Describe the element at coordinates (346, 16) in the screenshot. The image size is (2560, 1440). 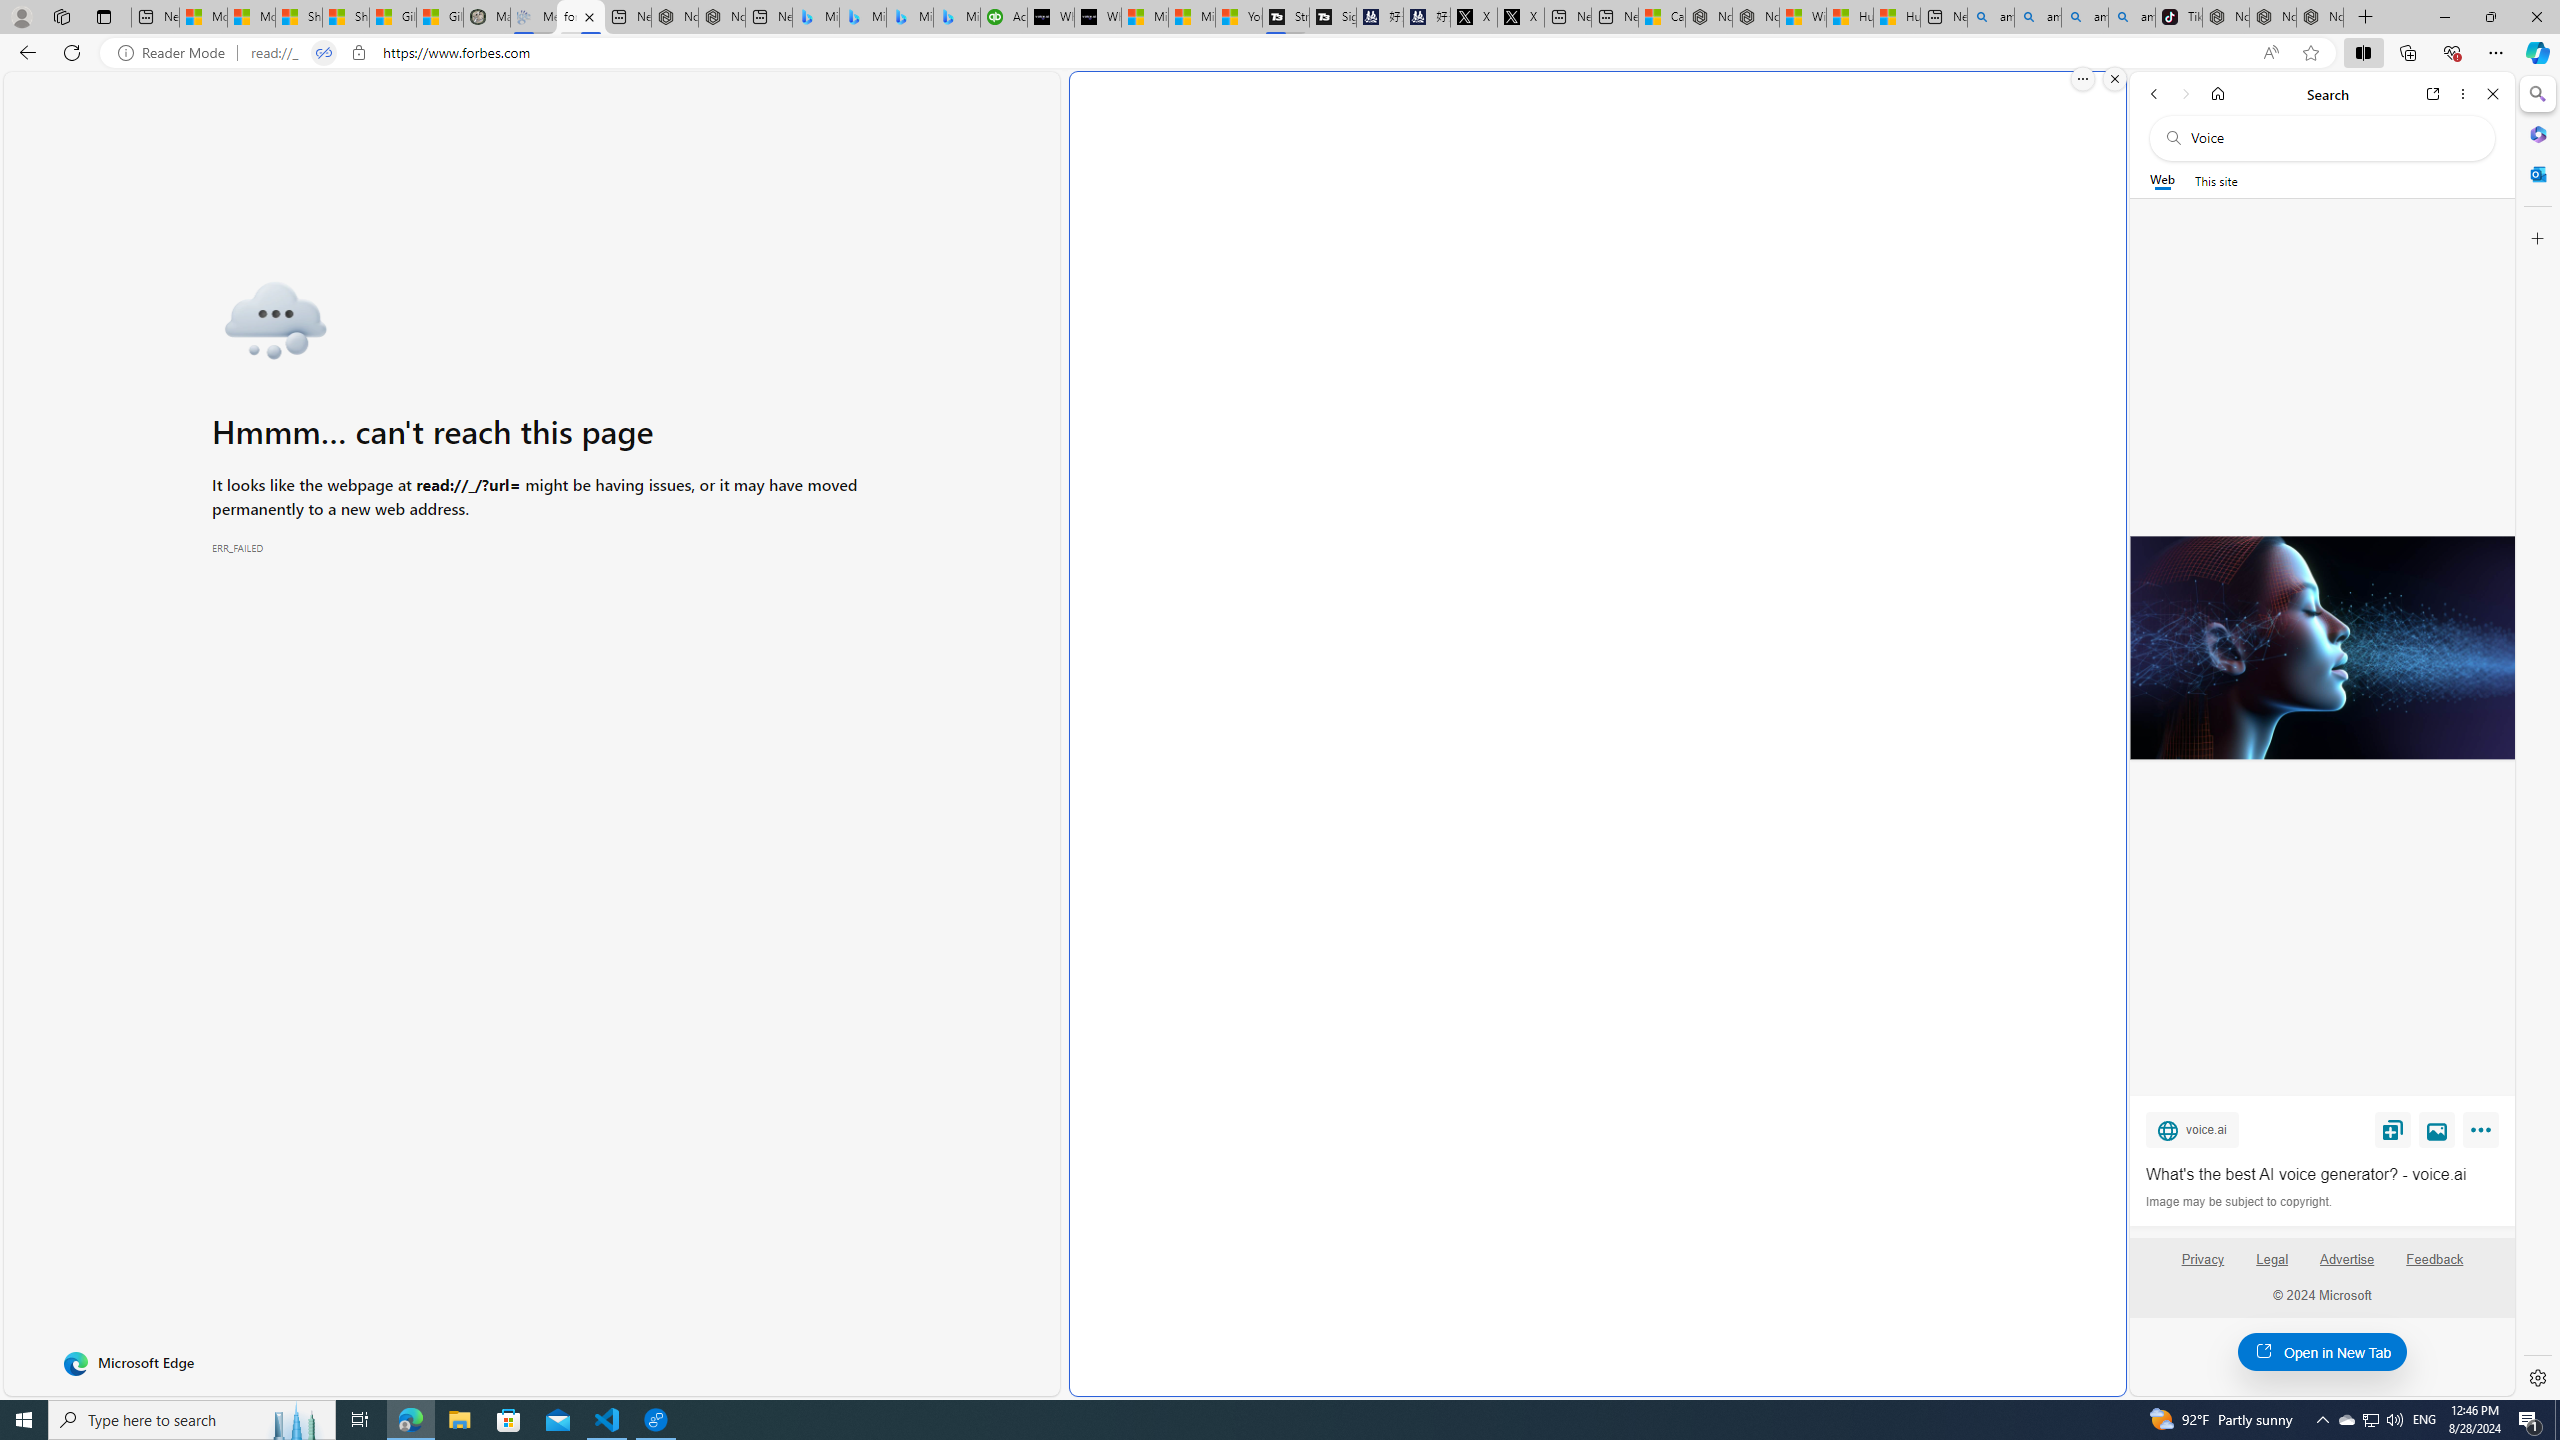
I see `'Shanghai, China weather forecast | Microsoft Weather'` at that location.